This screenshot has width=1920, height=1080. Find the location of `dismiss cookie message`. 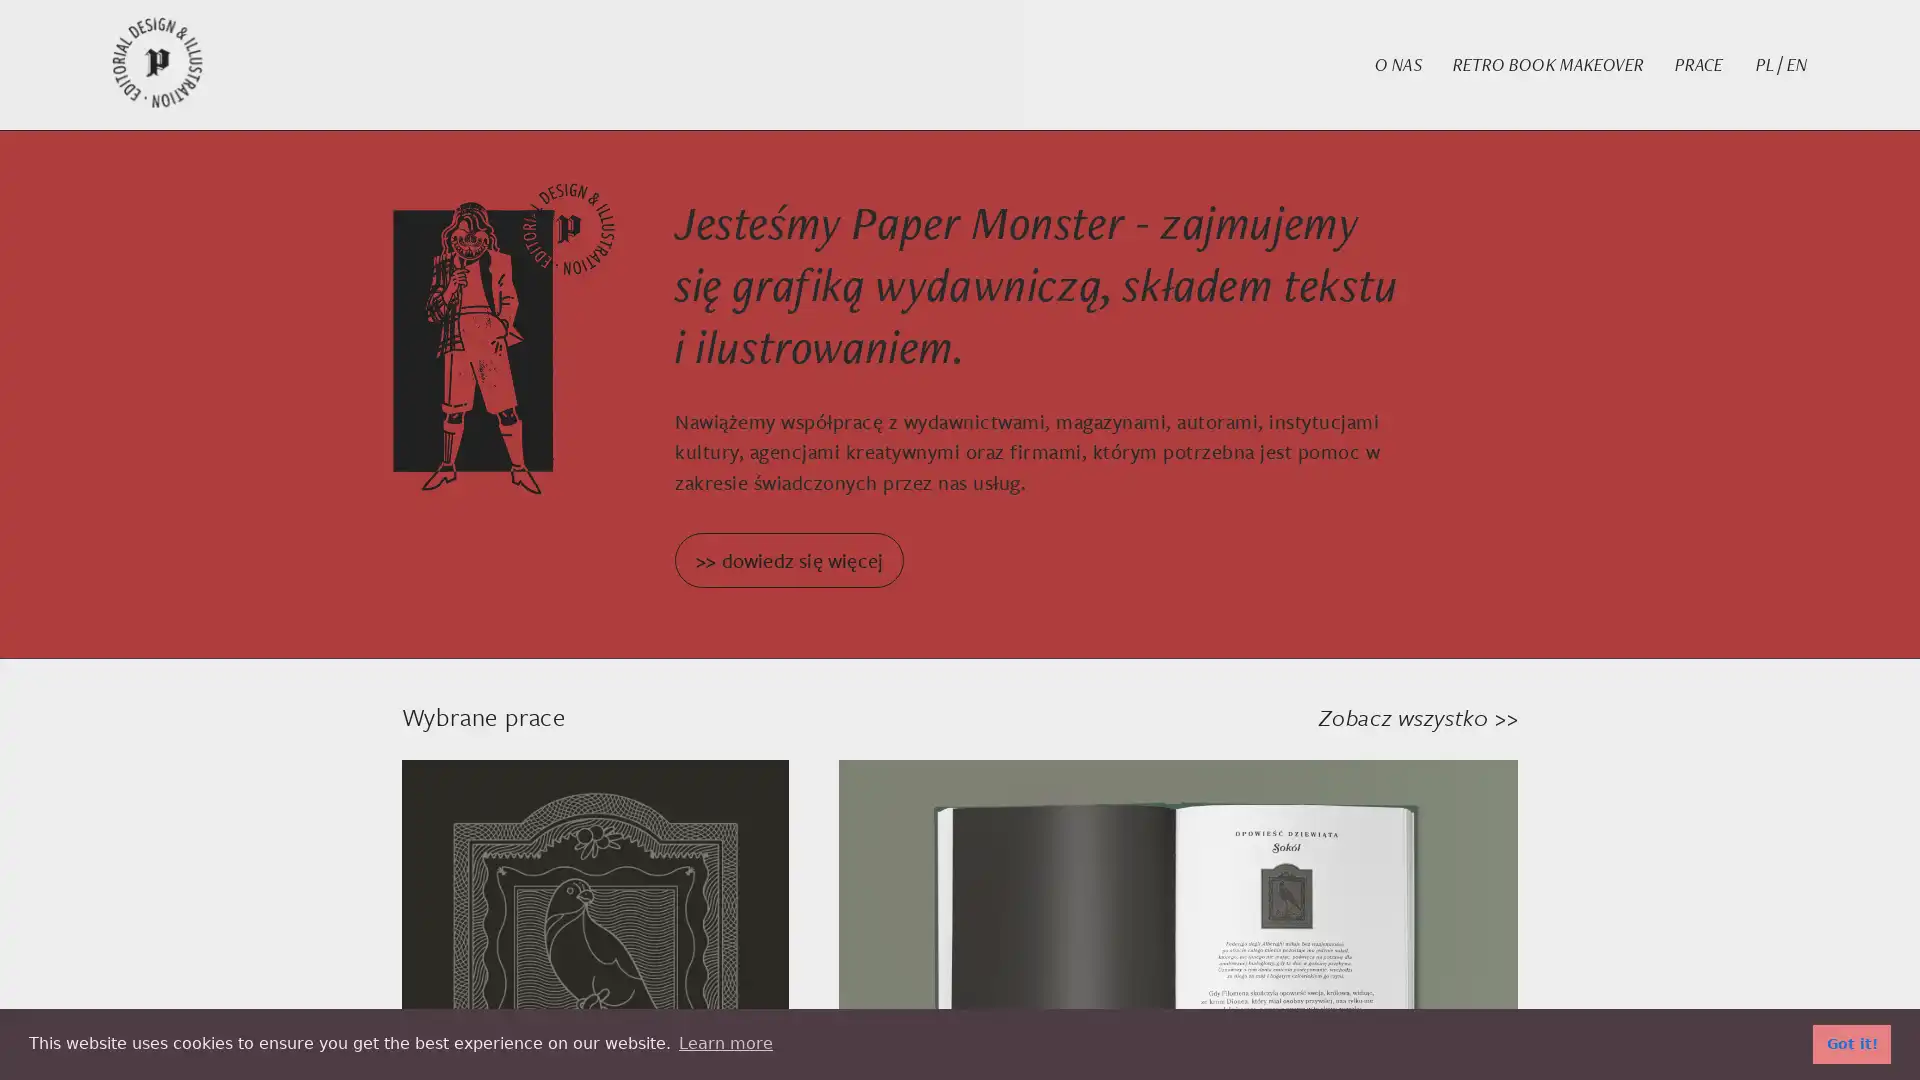

dismiss cookie message is located at coordinates (1851, 1043).